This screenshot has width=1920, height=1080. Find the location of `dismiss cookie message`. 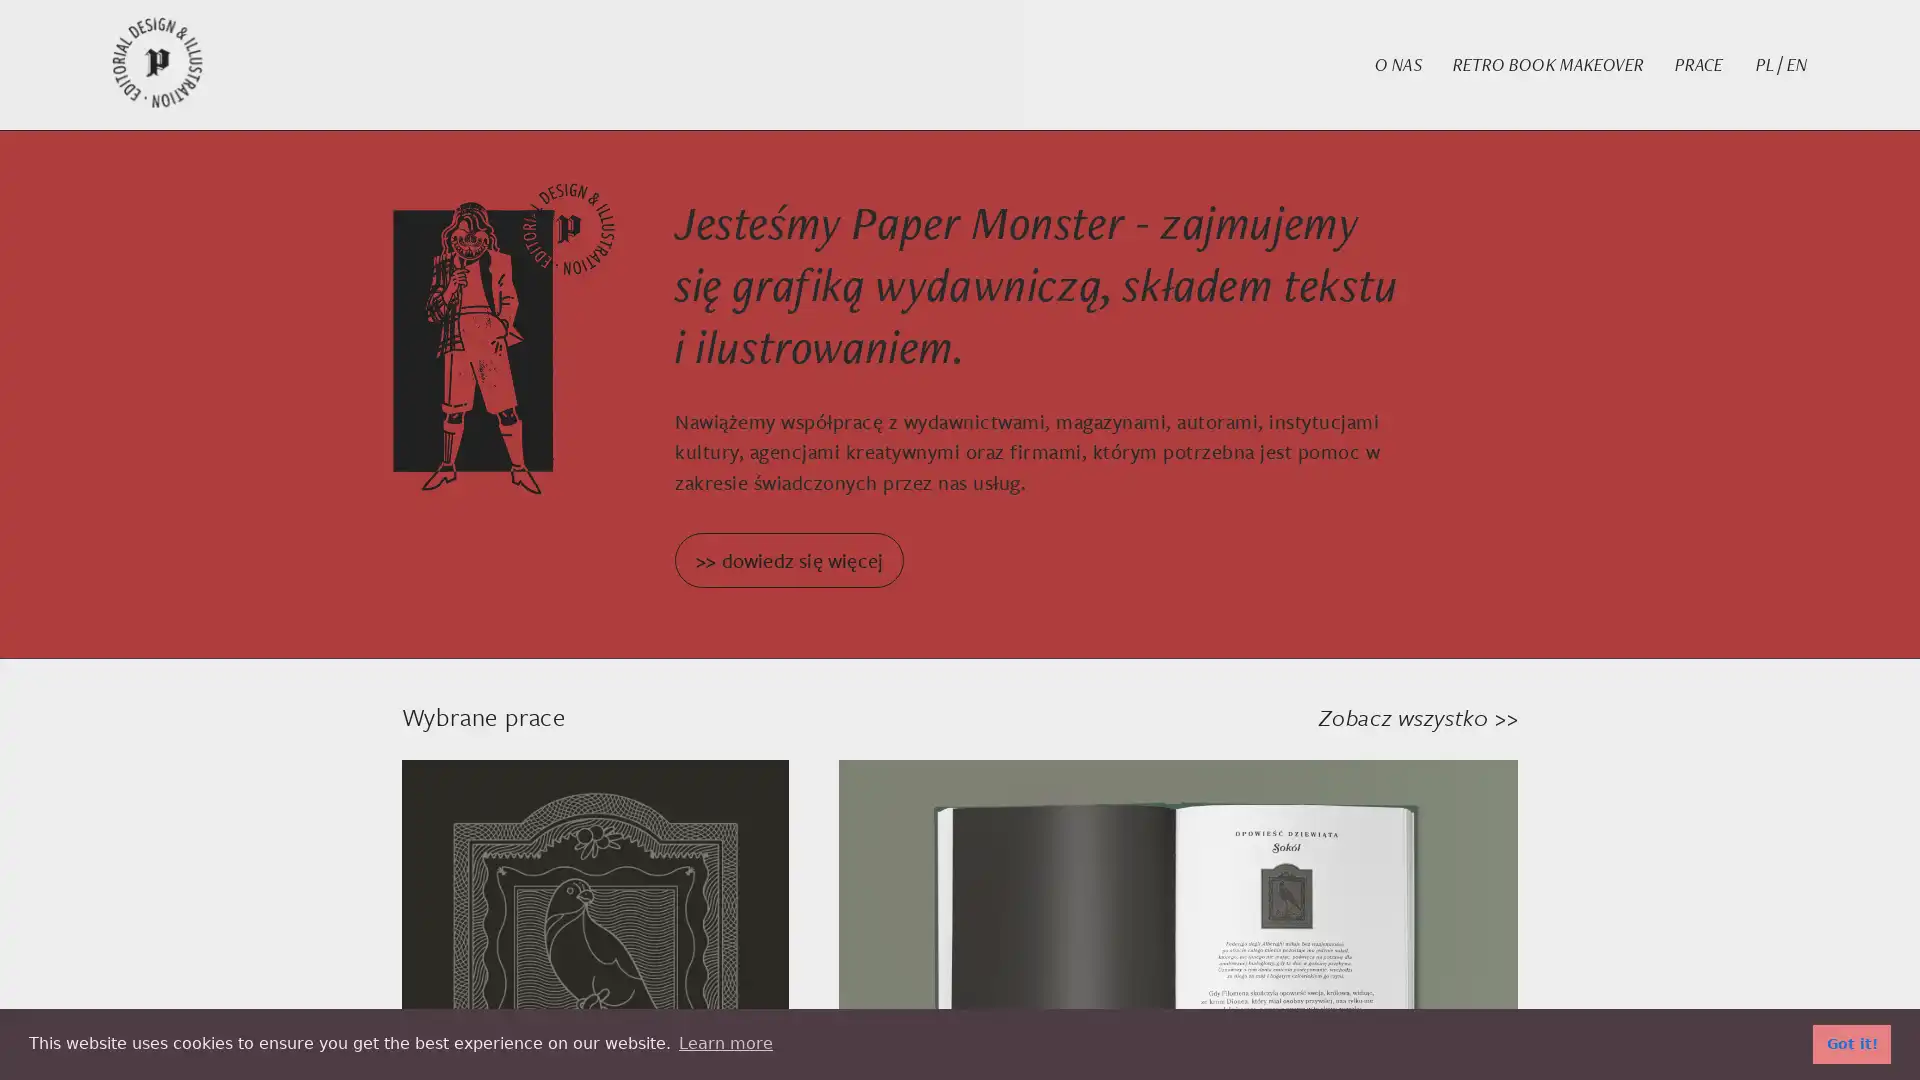

dismiss cookie message is located at coordinates (1851, 1043).